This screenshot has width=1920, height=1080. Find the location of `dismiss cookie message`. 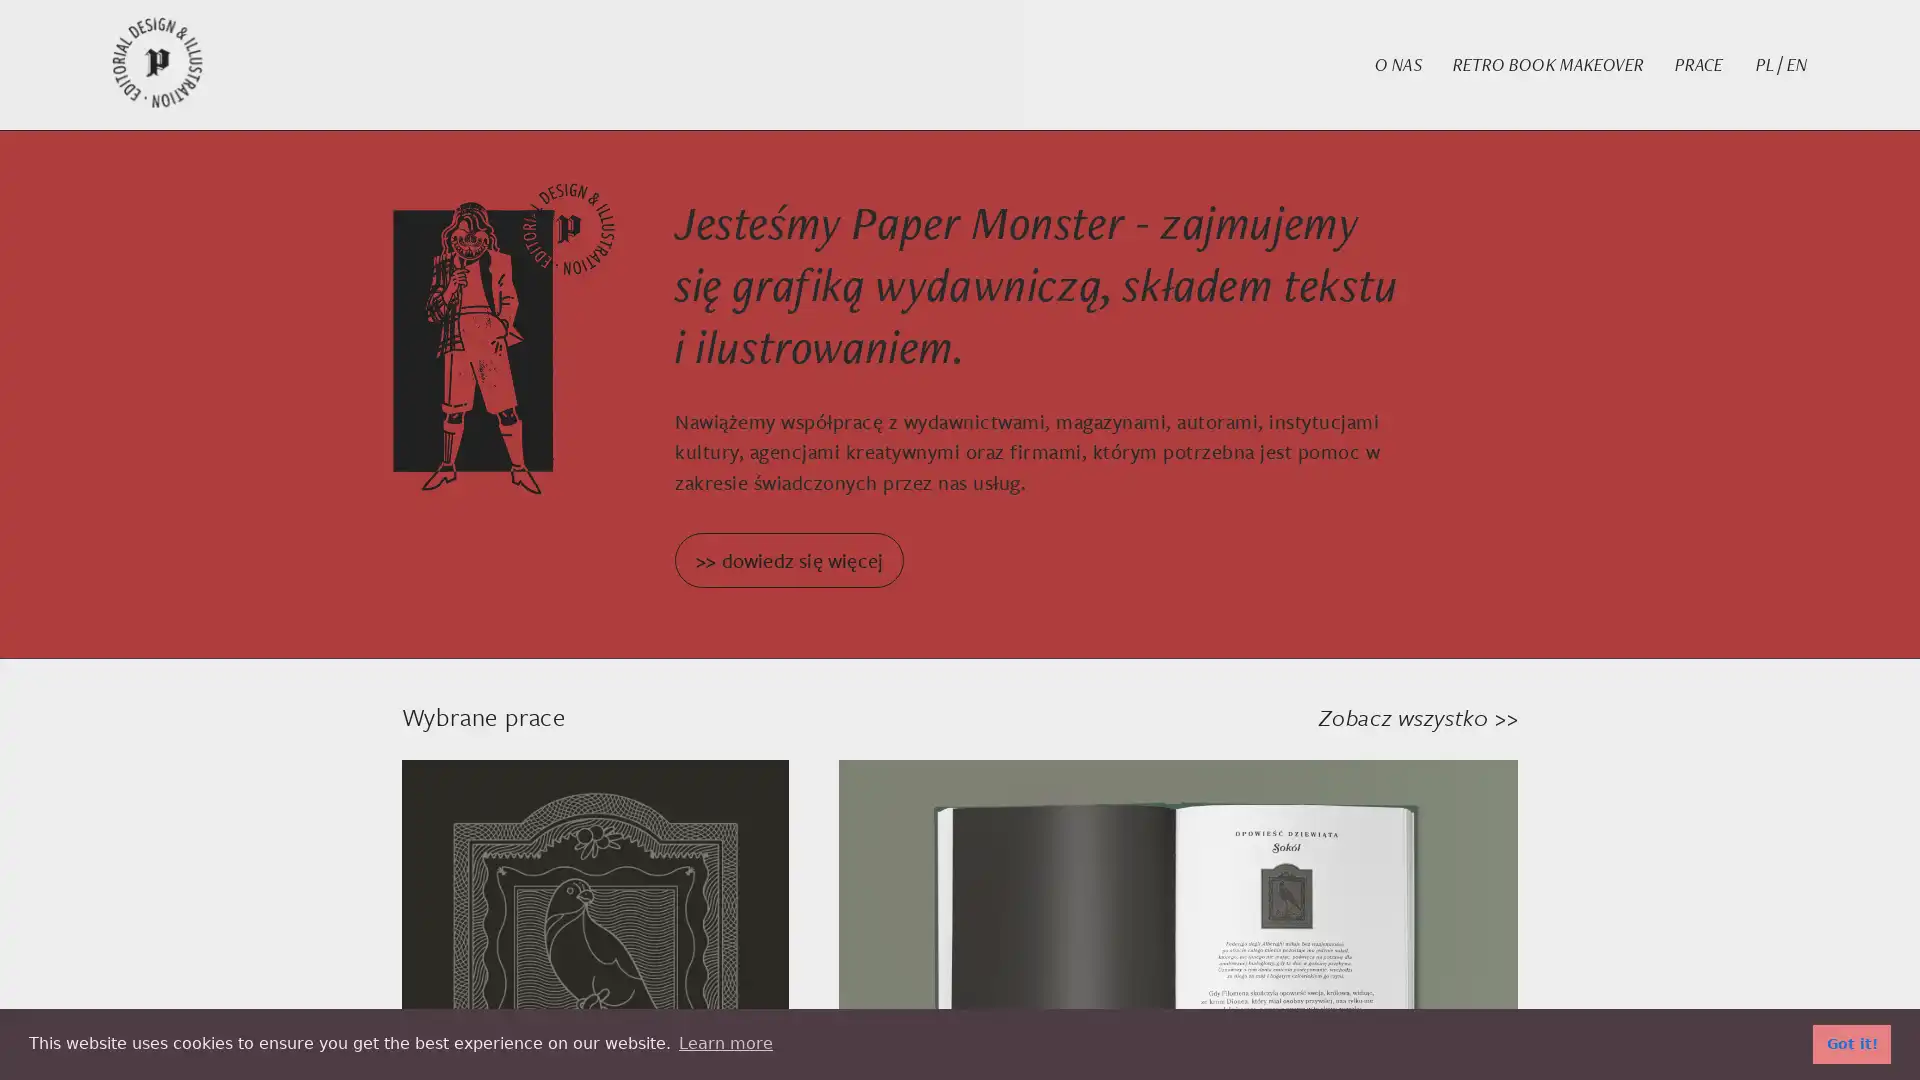

dismiss cookie message is located at coordinates (1851, 1043).